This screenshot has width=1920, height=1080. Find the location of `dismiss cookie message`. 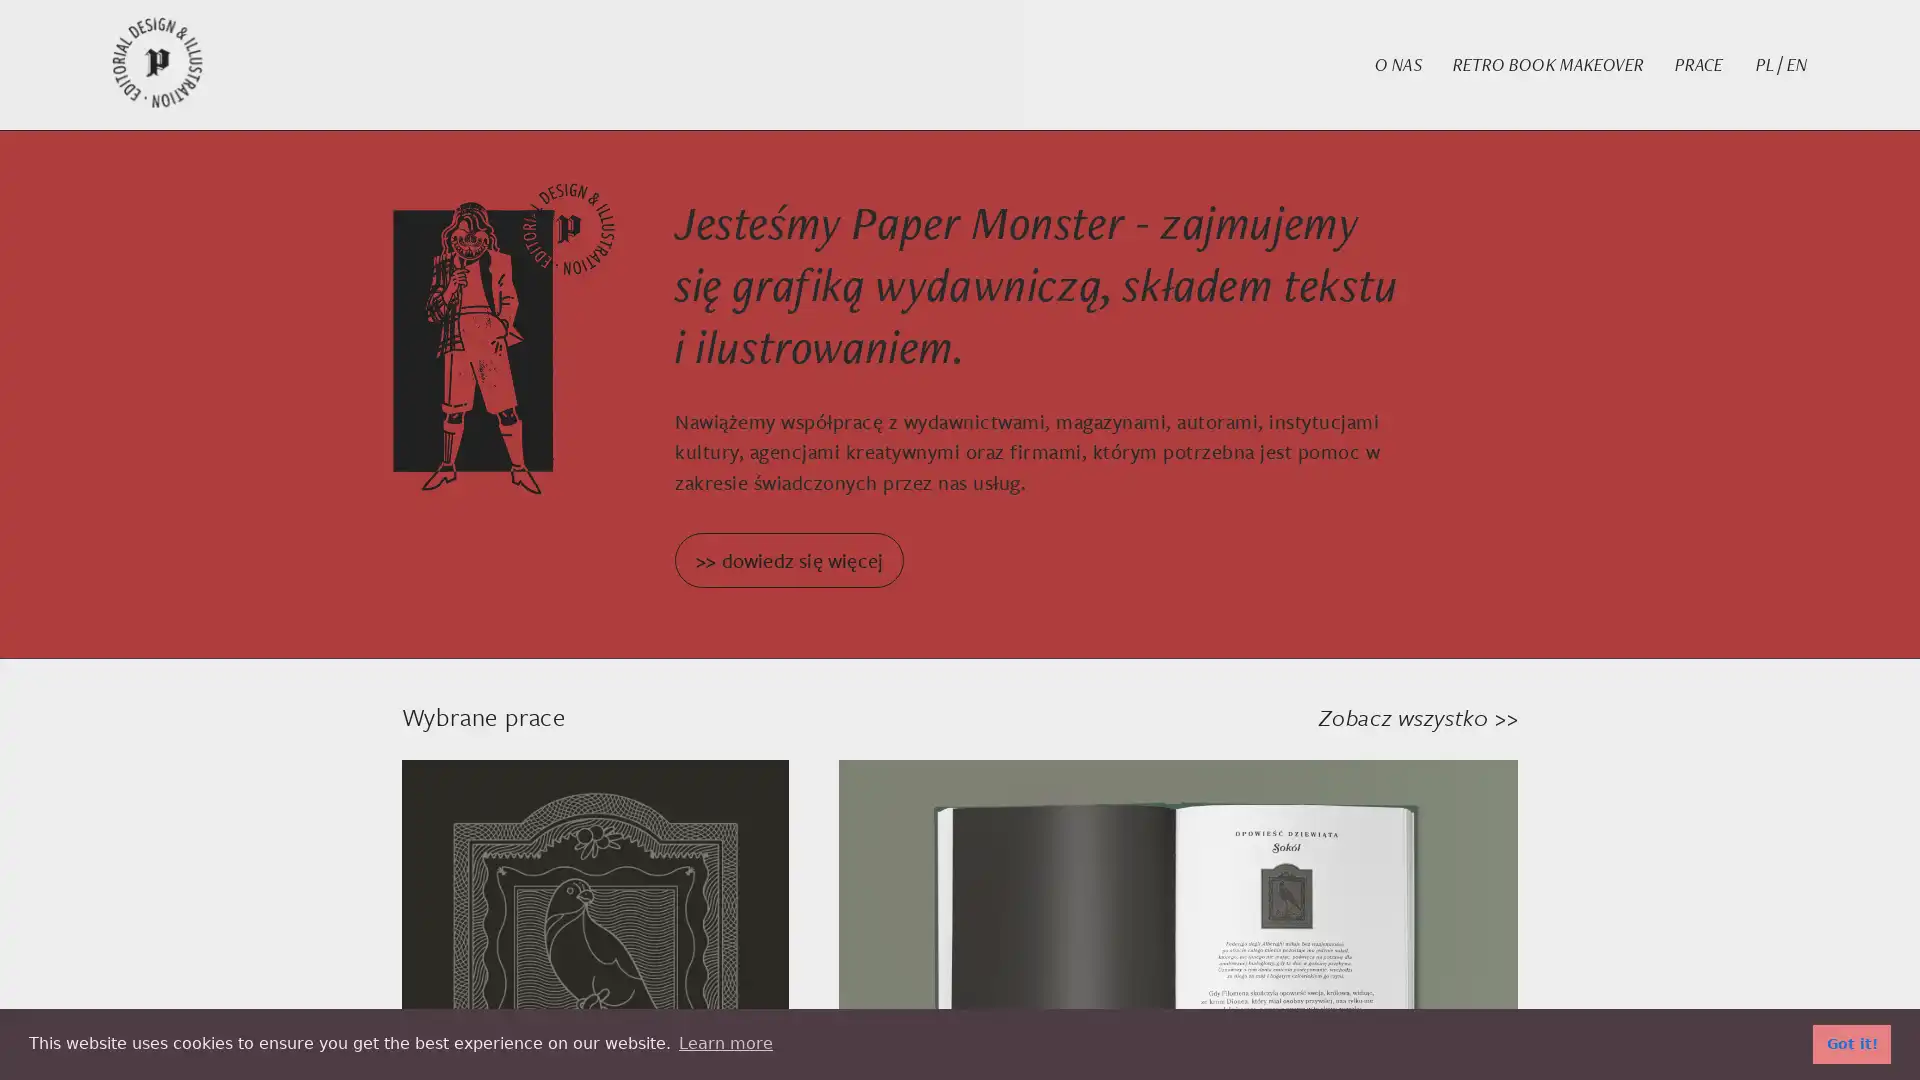

dismiss cookie message is located at coordinates (1851, 1043).